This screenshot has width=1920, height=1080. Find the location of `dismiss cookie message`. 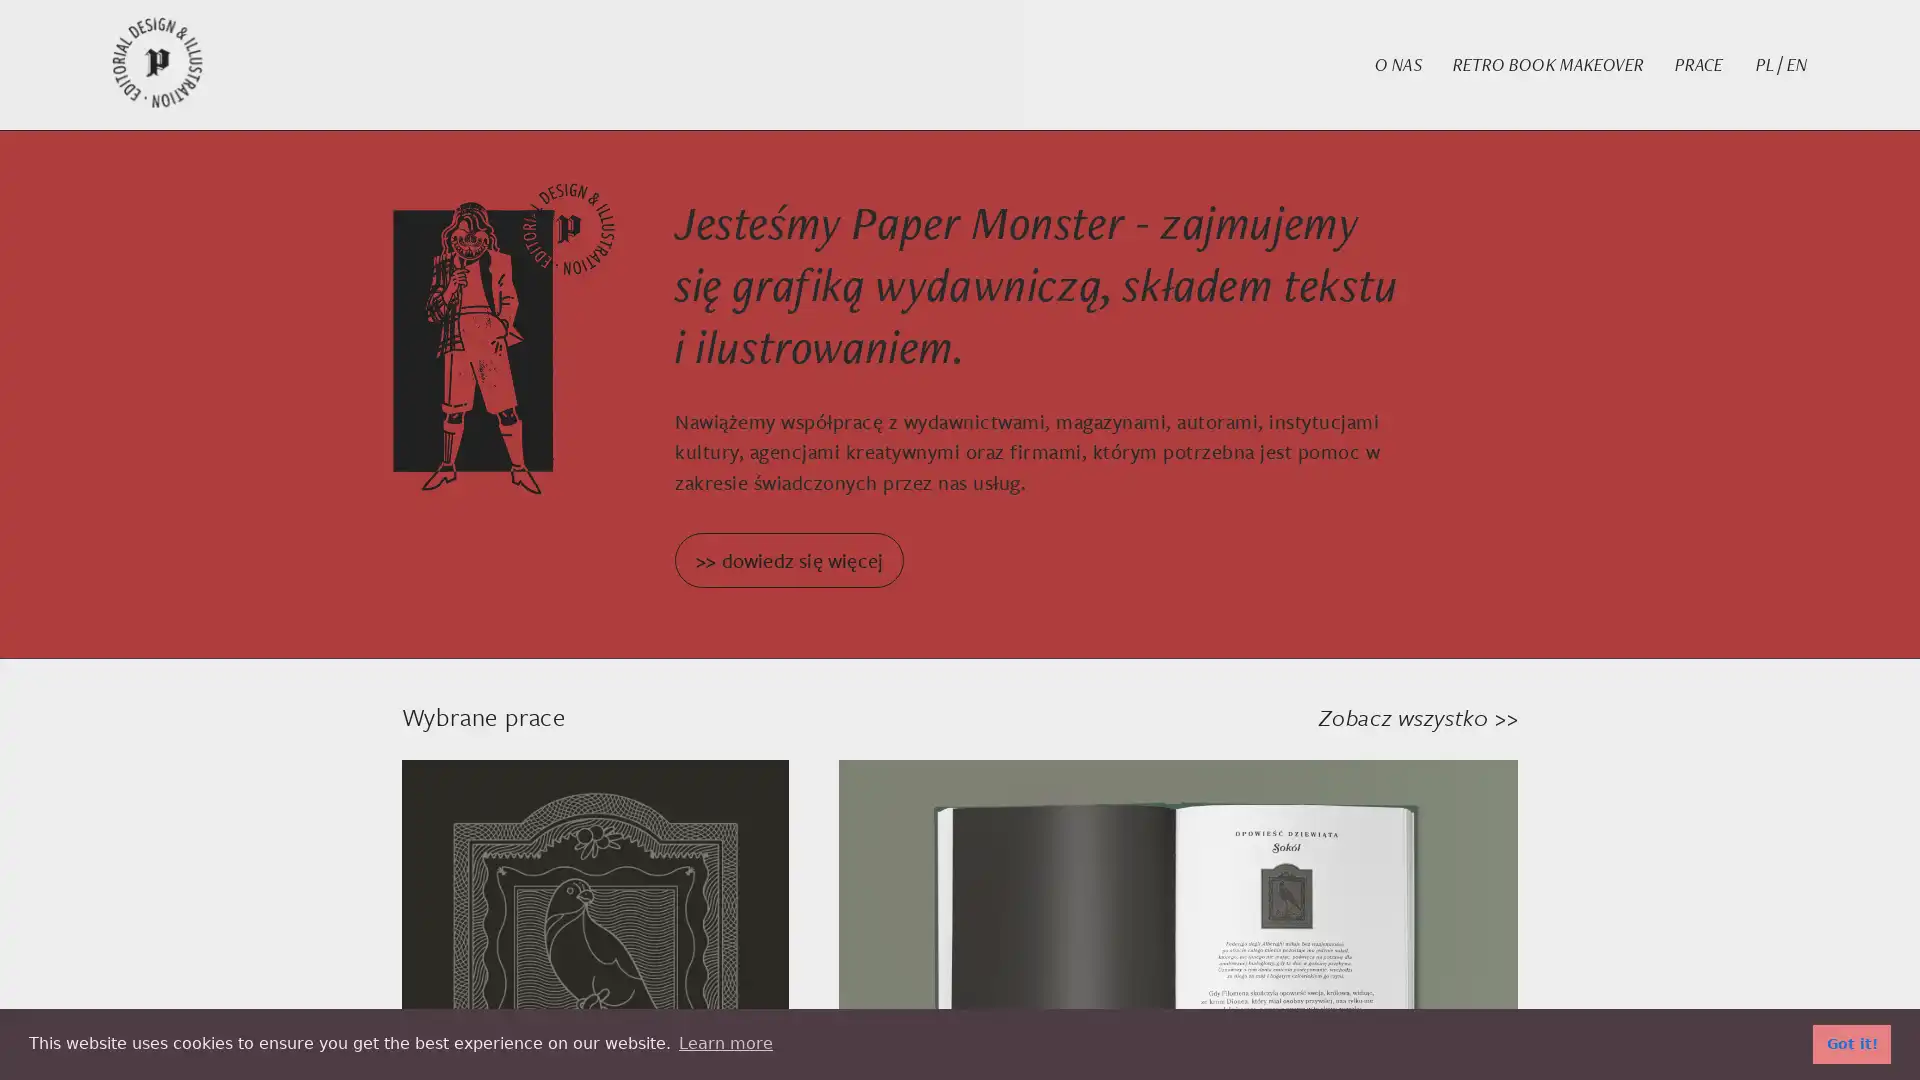

dismiss cookie message is located at coordinates (1851, 1043).